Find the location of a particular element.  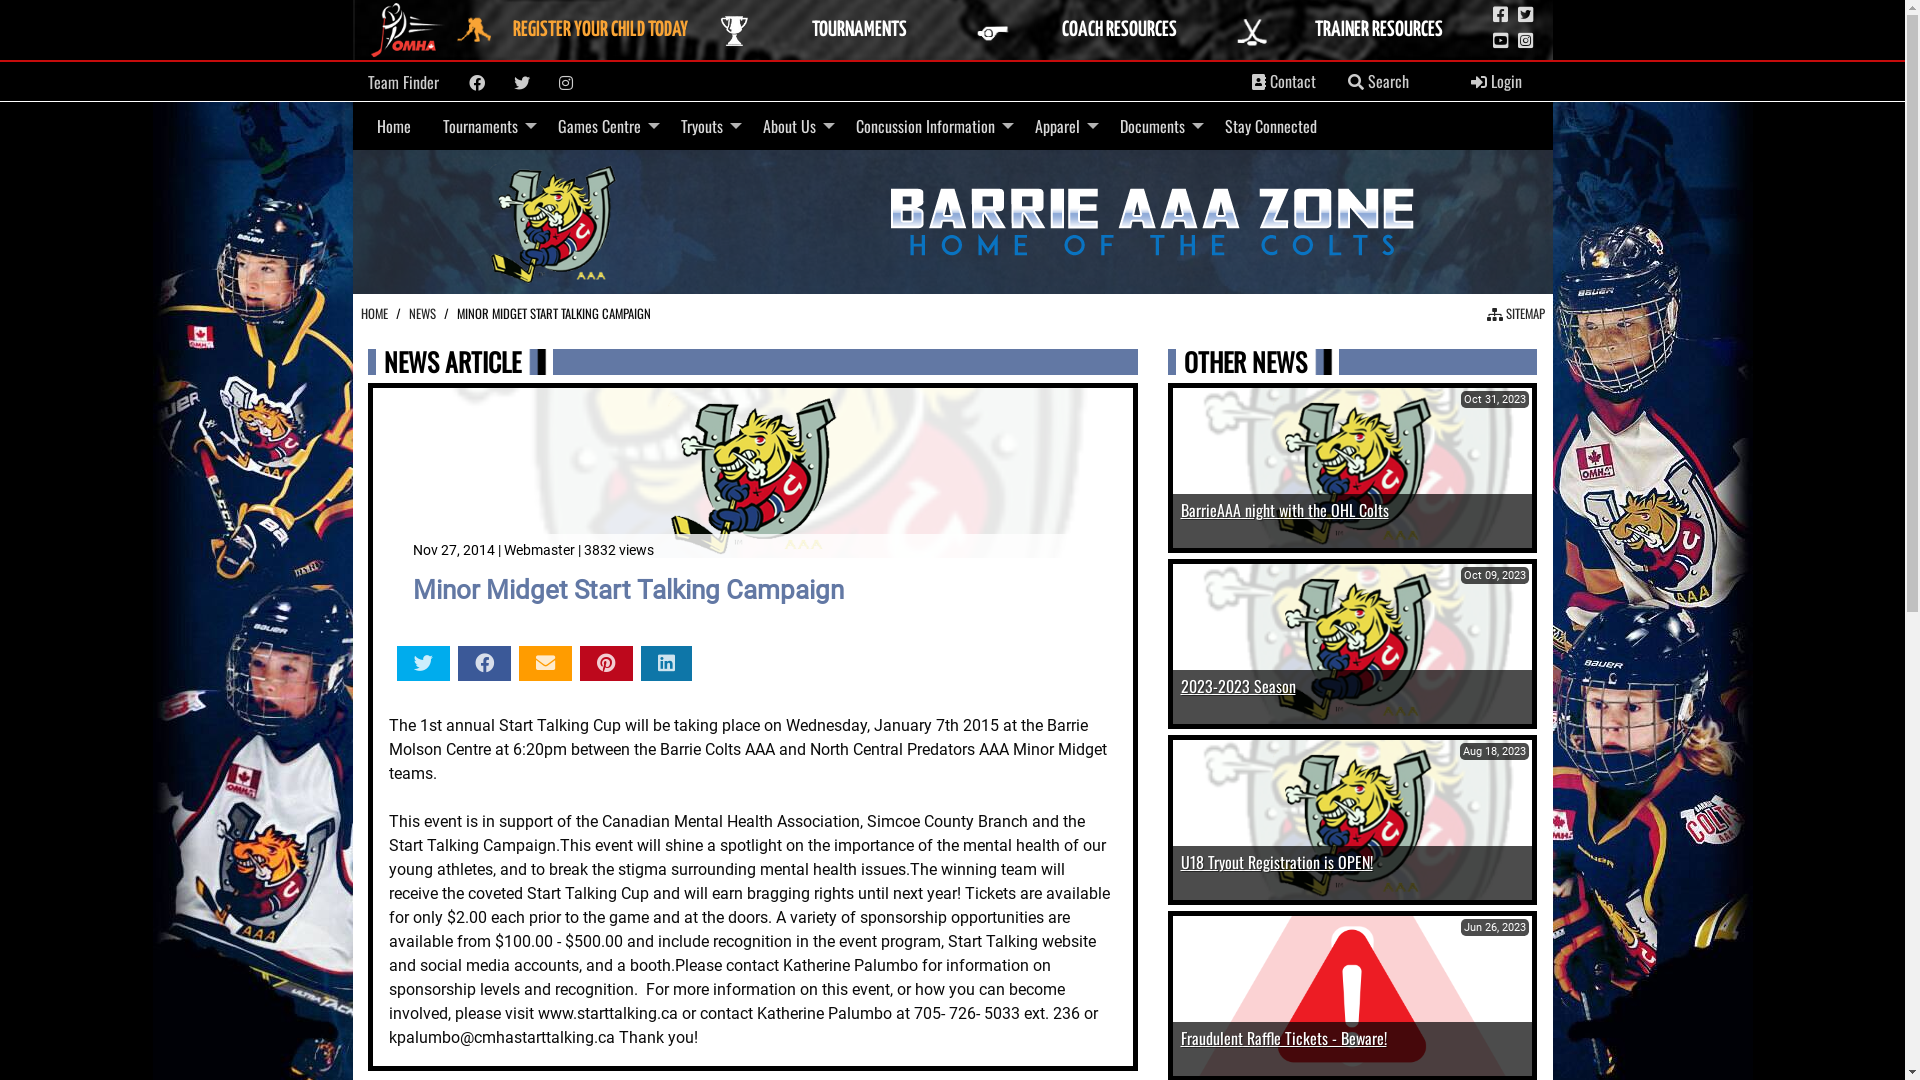

'Link to OMHA Website' is located at coordinates (407, 30).